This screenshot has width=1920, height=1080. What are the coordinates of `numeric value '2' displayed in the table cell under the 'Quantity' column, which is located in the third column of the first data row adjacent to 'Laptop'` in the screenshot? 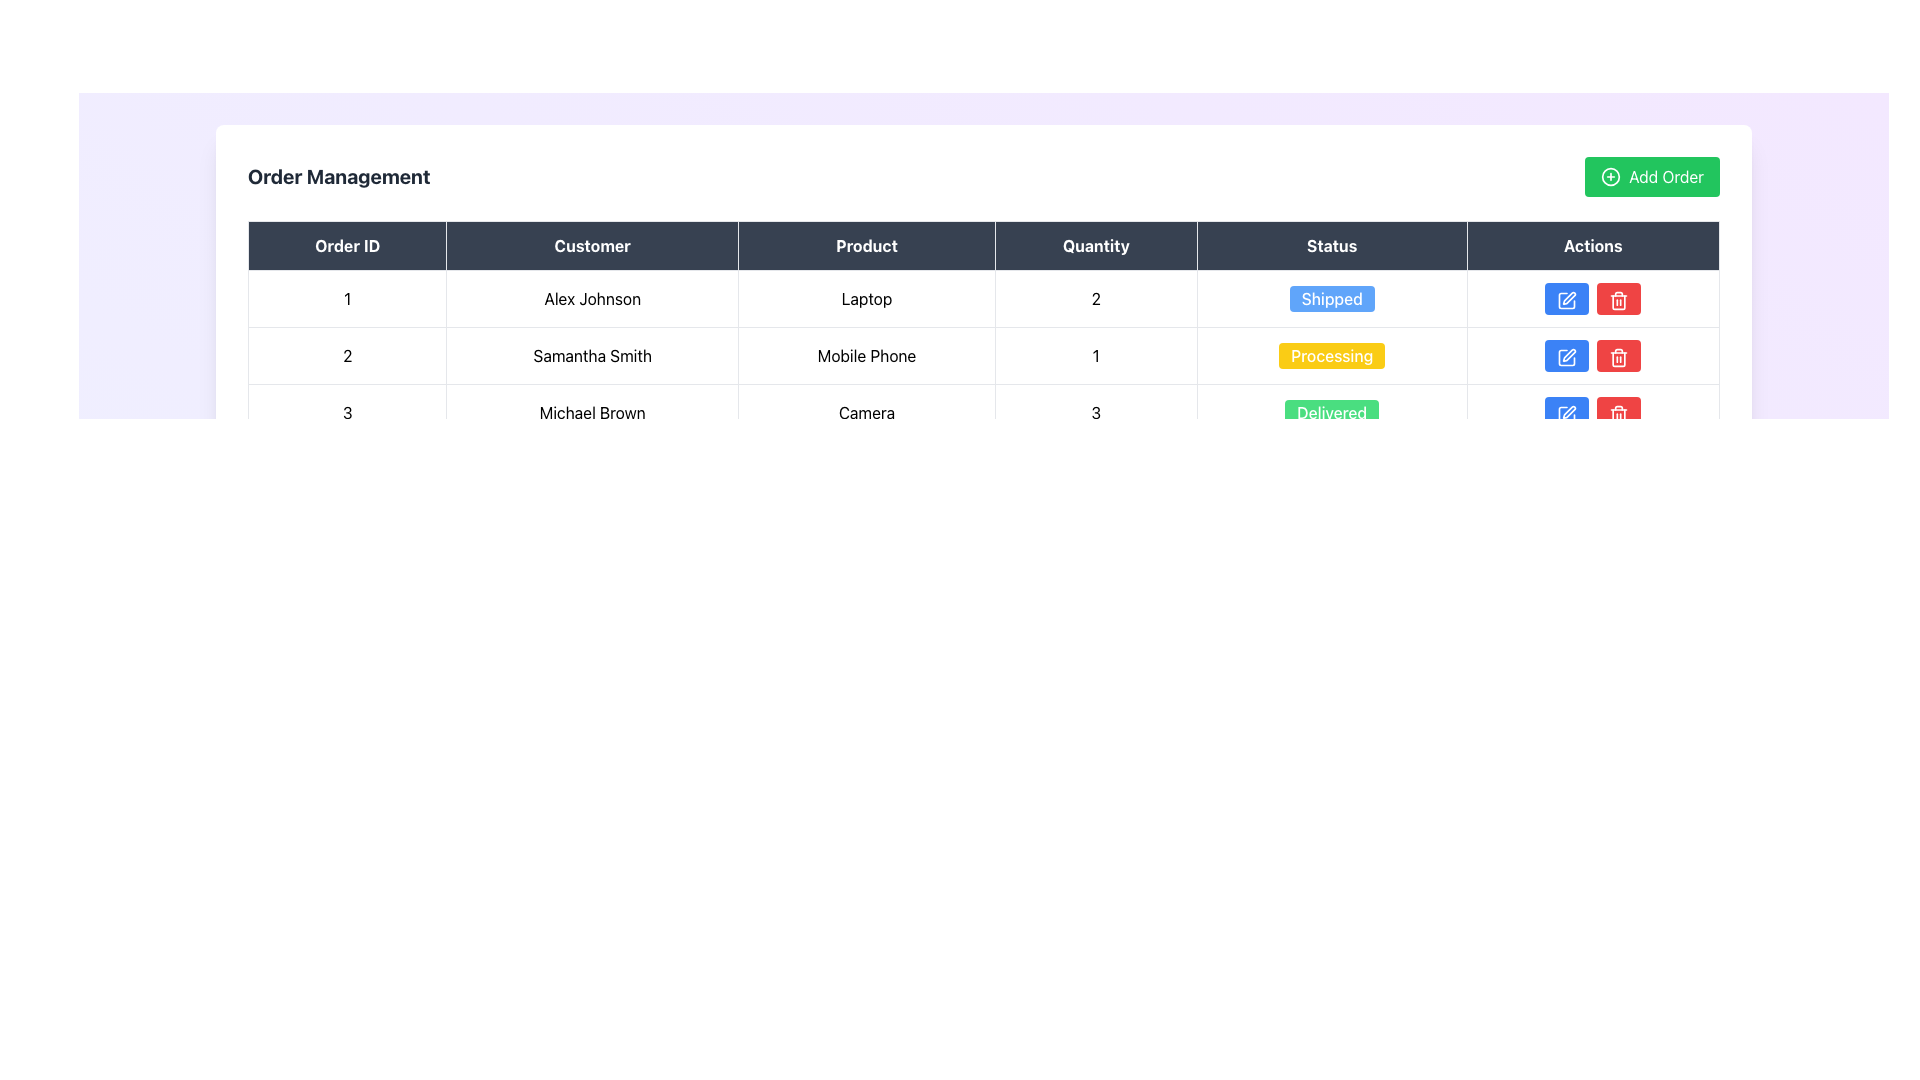 It's located at (1095, 299).